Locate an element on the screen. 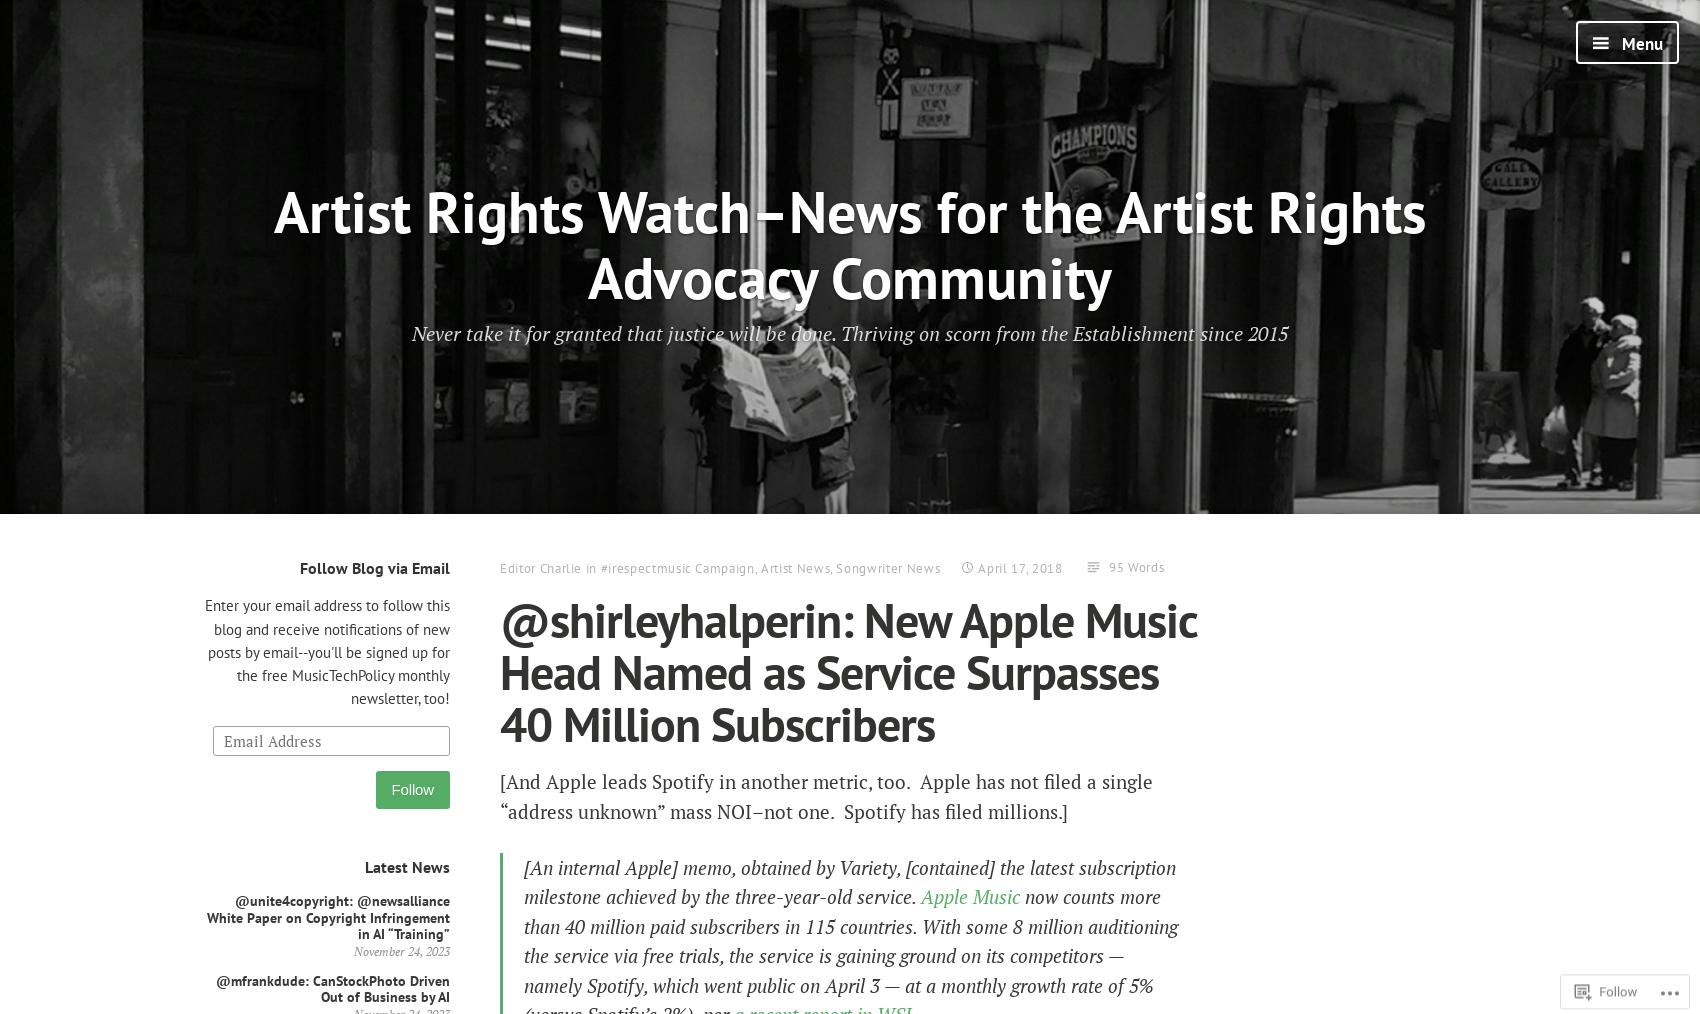 The image size is (1700, 1014). 'Apple Music' is located at coordinates (969, 895).